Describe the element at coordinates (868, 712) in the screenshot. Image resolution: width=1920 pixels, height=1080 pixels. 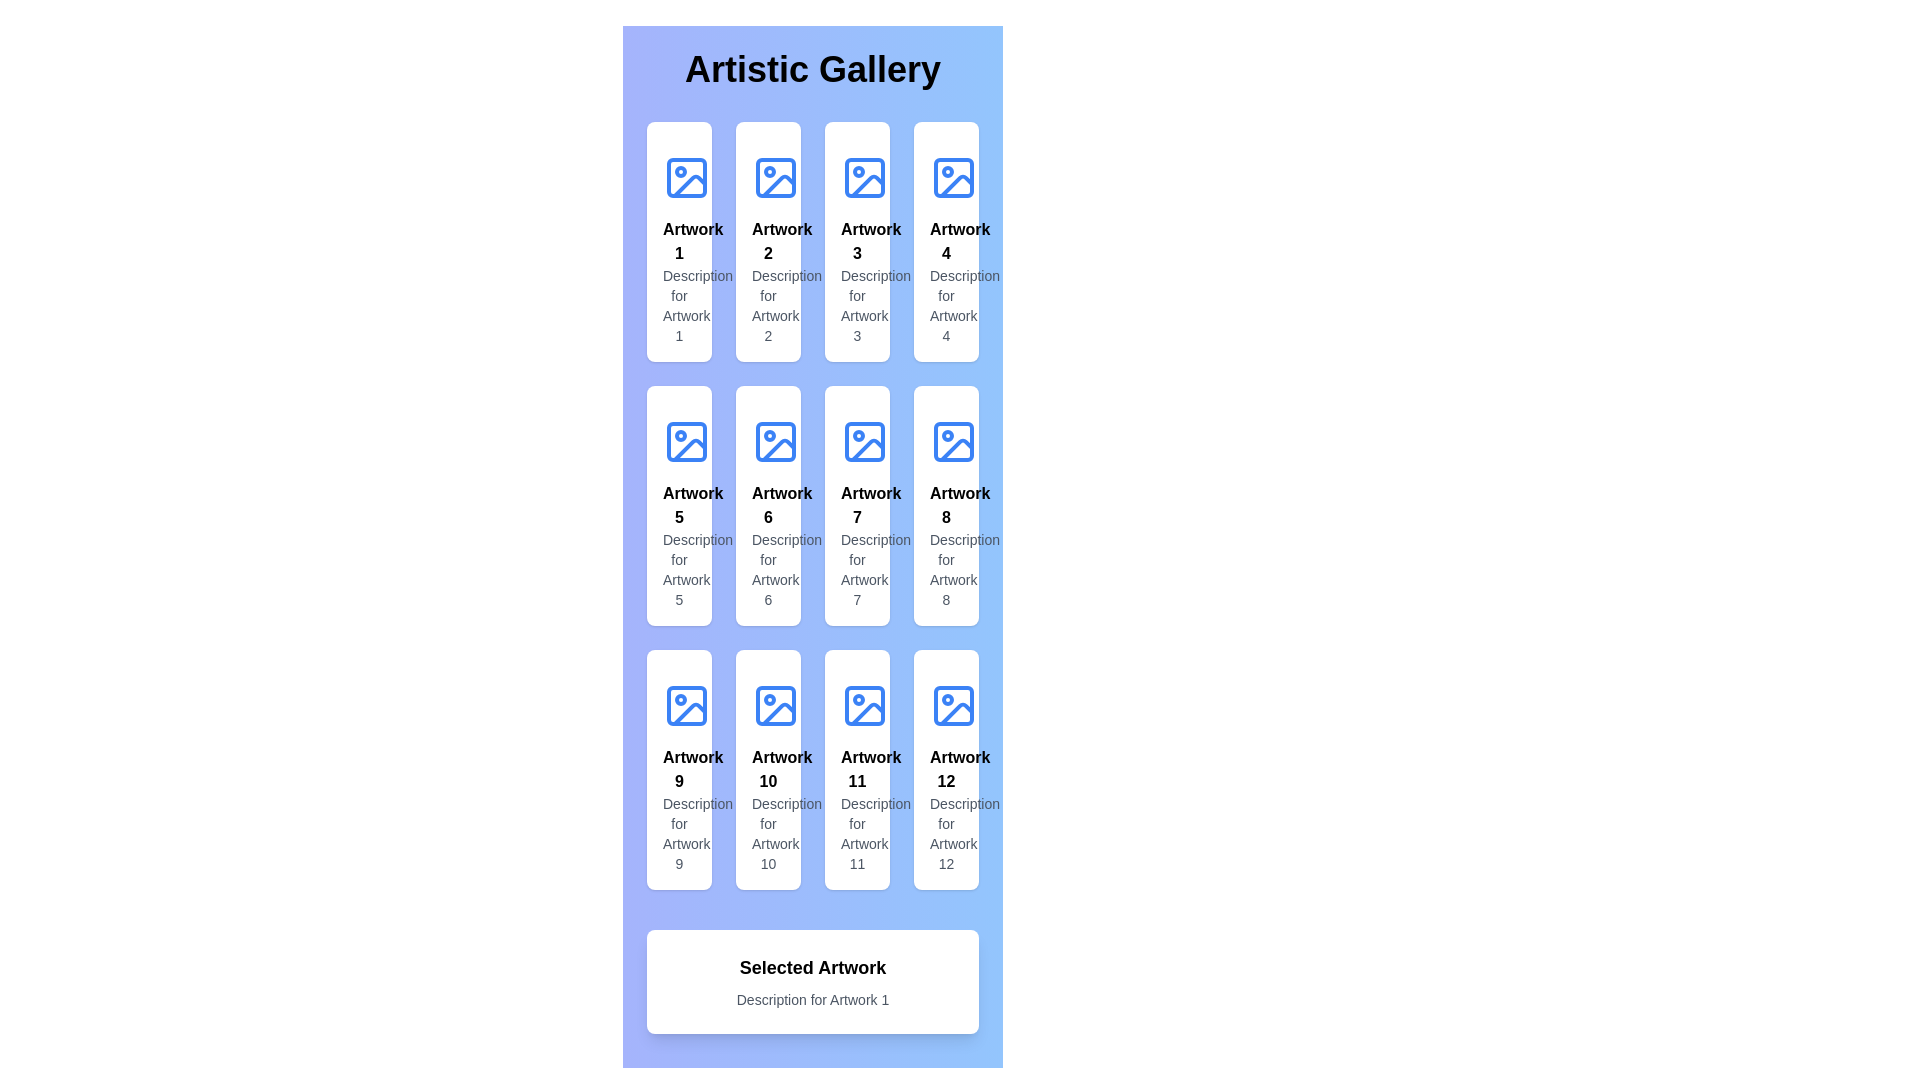
I see `the triangular-shaped picture frame icon with a blue outline located in the eleventh position of the artwork grid` at that location.